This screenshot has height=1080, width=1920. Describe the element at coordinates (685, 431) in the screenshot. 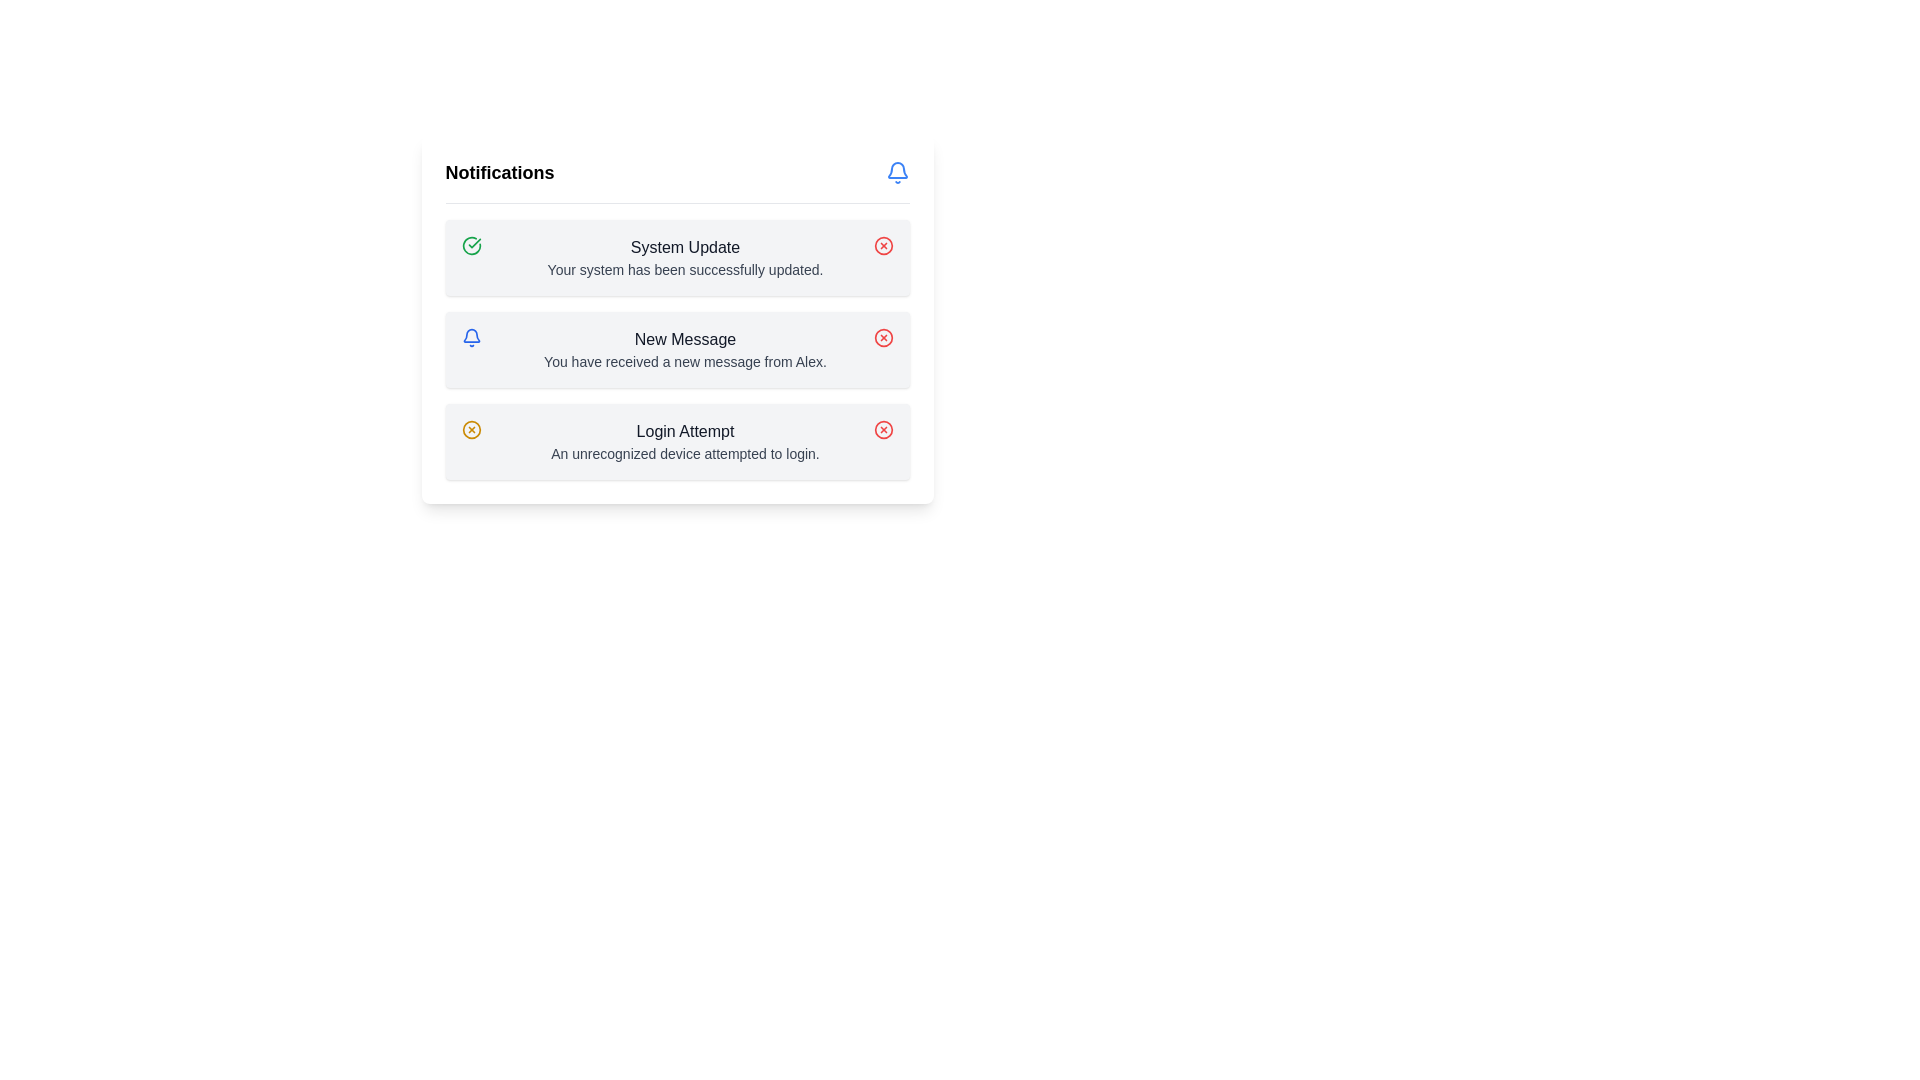

I see `text of the 'Login Attempt' header located at the top of the third notification entry` at that location.